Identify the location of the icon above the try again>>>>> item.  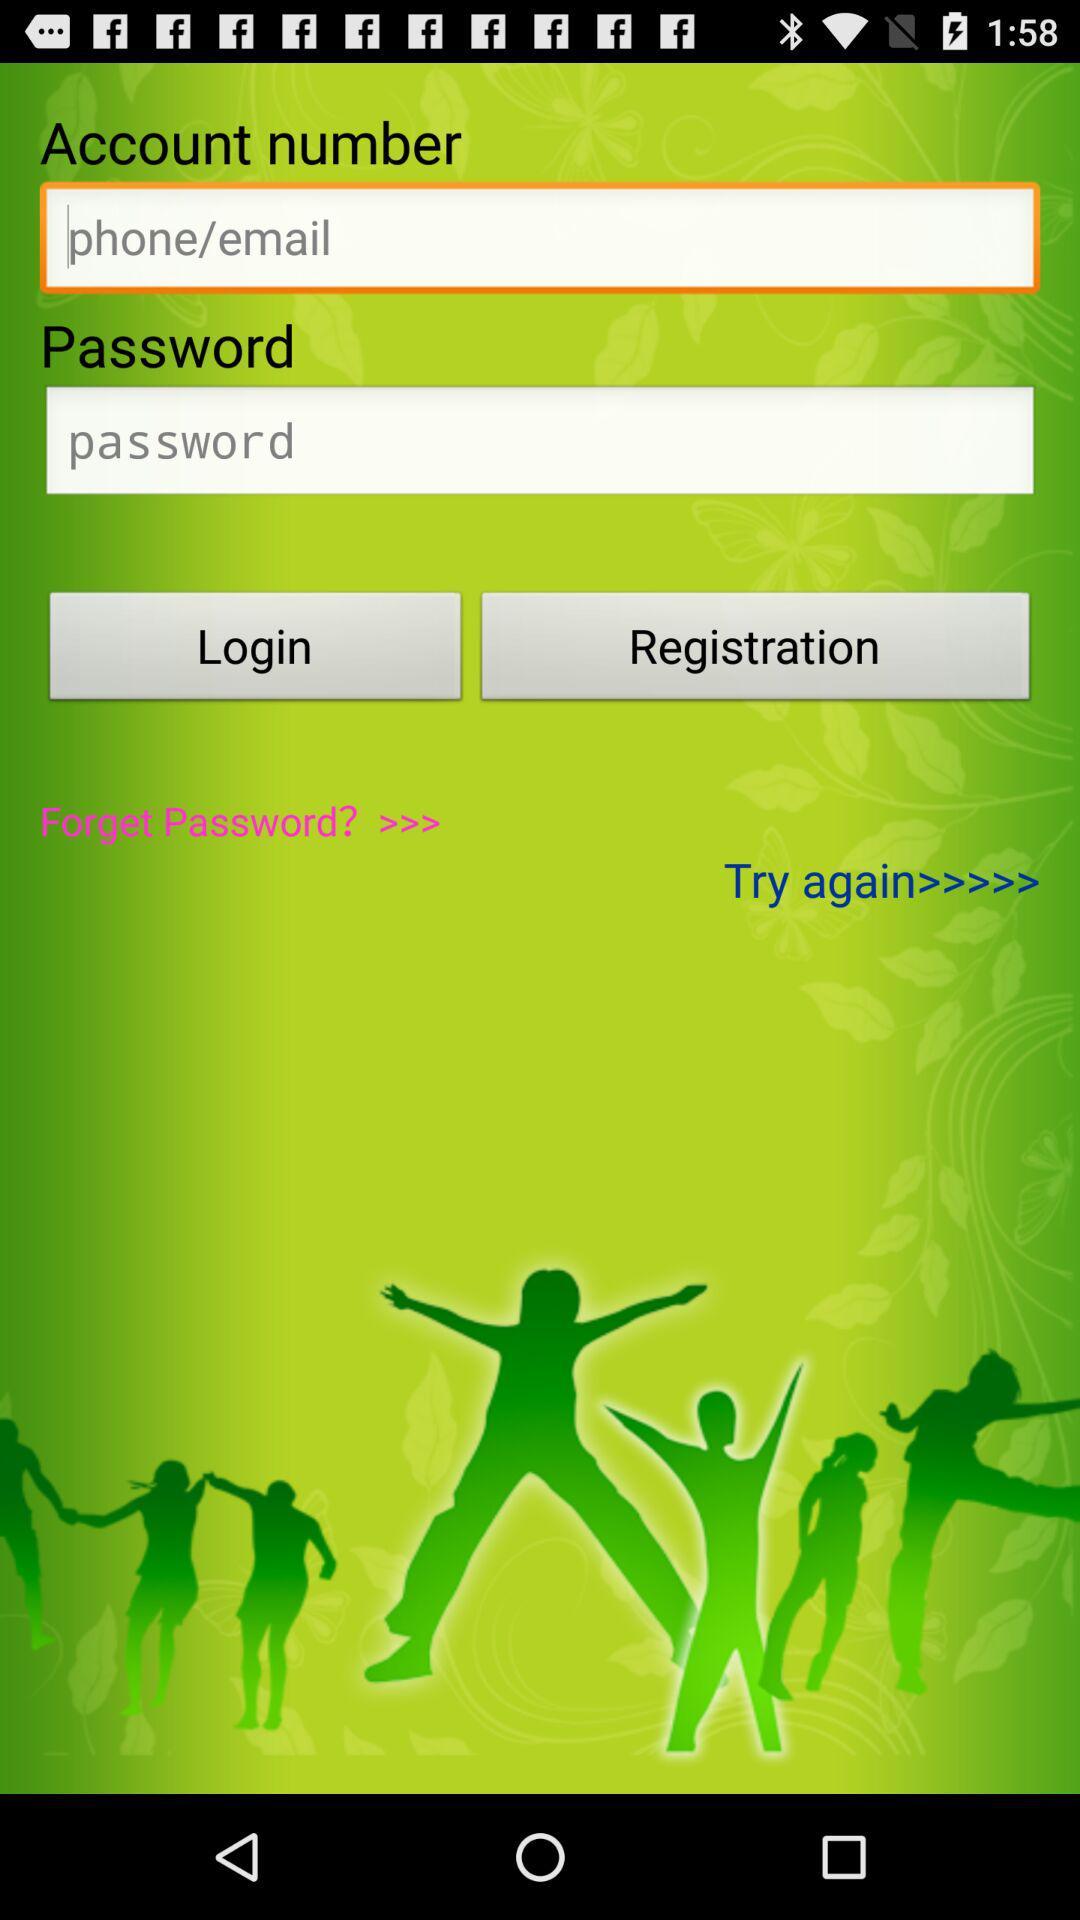
(756, 651).